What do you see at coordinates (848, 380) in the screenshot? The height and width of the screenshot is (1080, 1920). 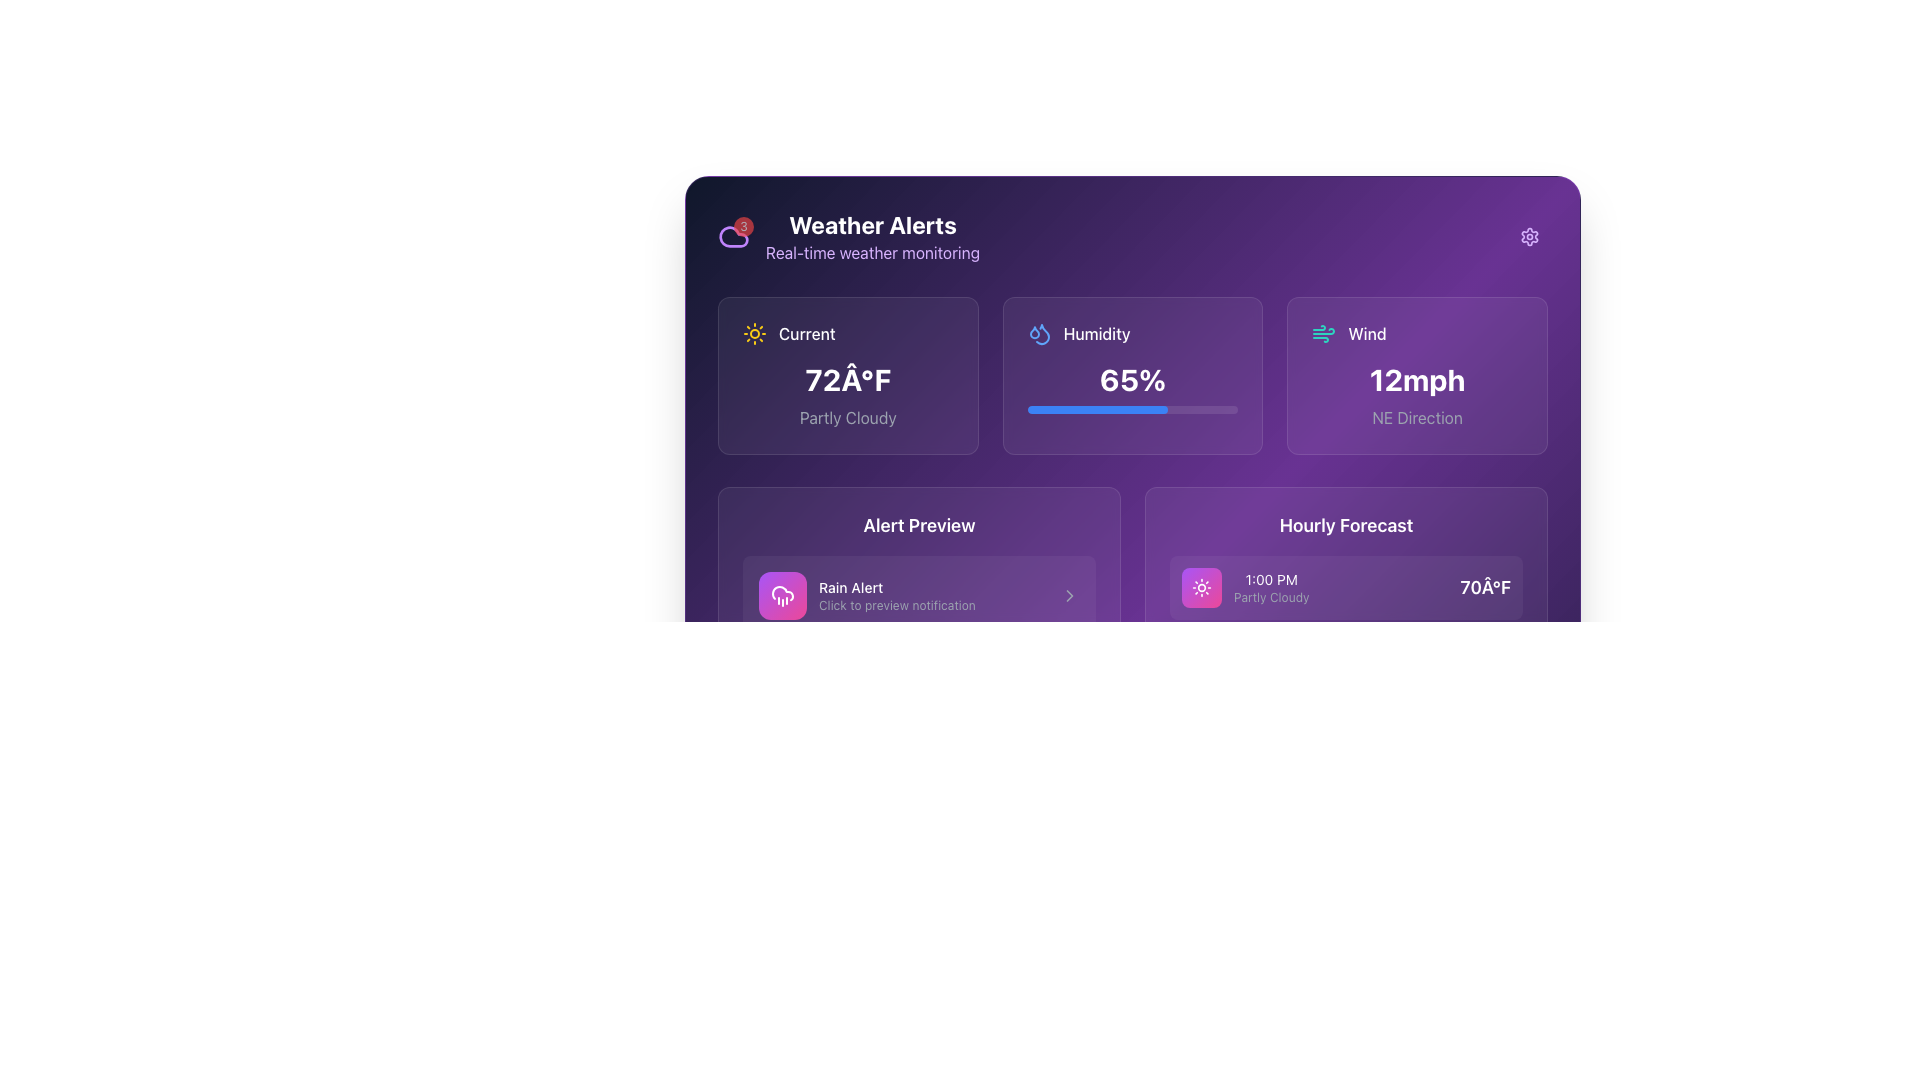 I see `the temperature display text located in the 'Current' card, centrally positioned between the title and the description 'Partly Cloudy'` at bounding box center [848, 380].